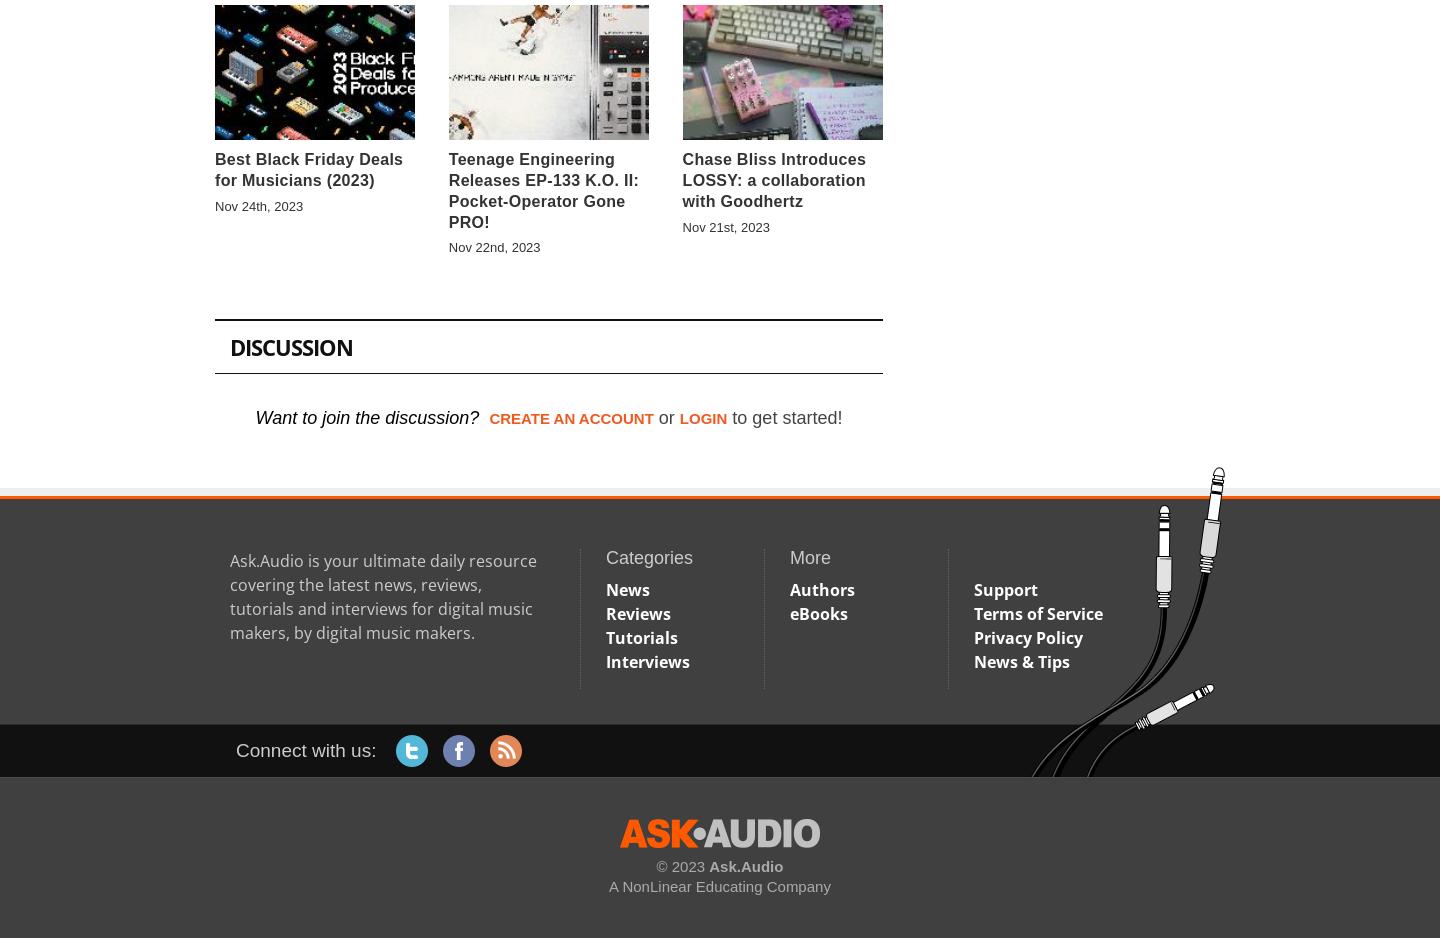 Image resolution: width=1440 pixels, height=938 pixels. What do you see at coordinates (819, 612) in the screenshot?
I see `'eBooks'` at bounding box center [819, 612].